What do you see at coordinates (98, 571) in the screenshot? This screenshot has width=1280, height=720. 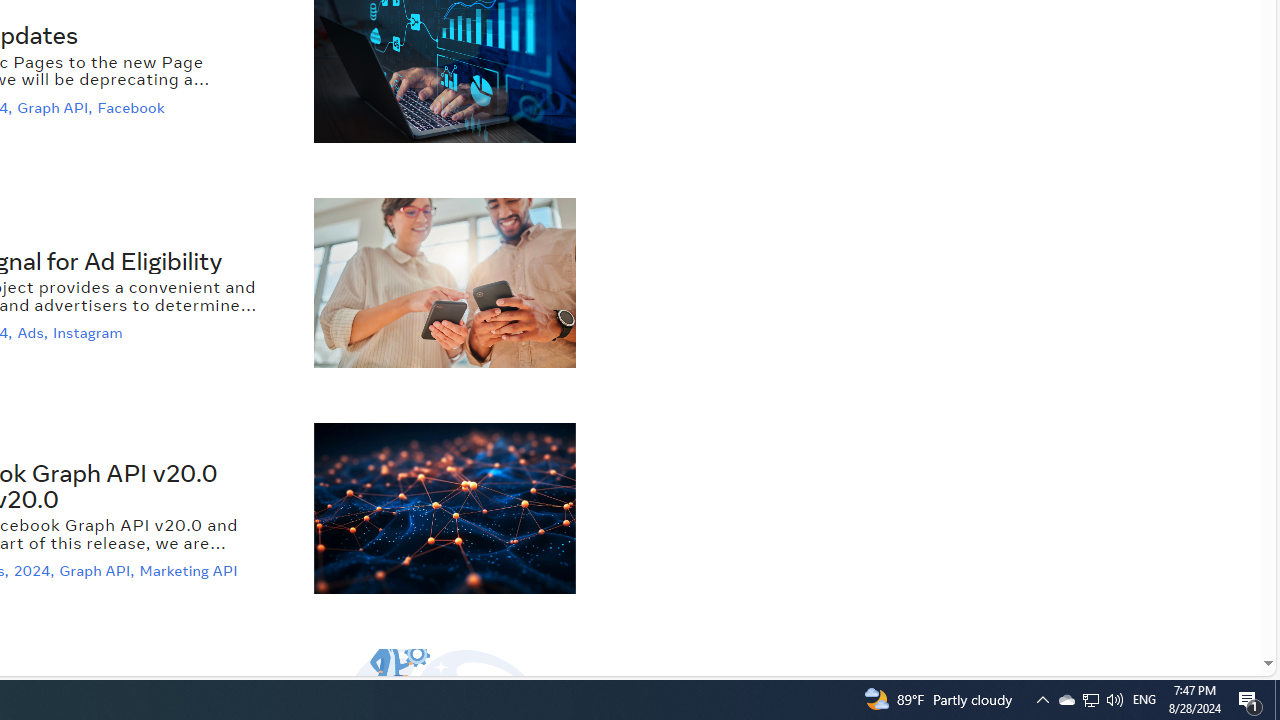 I see `'Graph API,'` at bounding box center [98, 571].